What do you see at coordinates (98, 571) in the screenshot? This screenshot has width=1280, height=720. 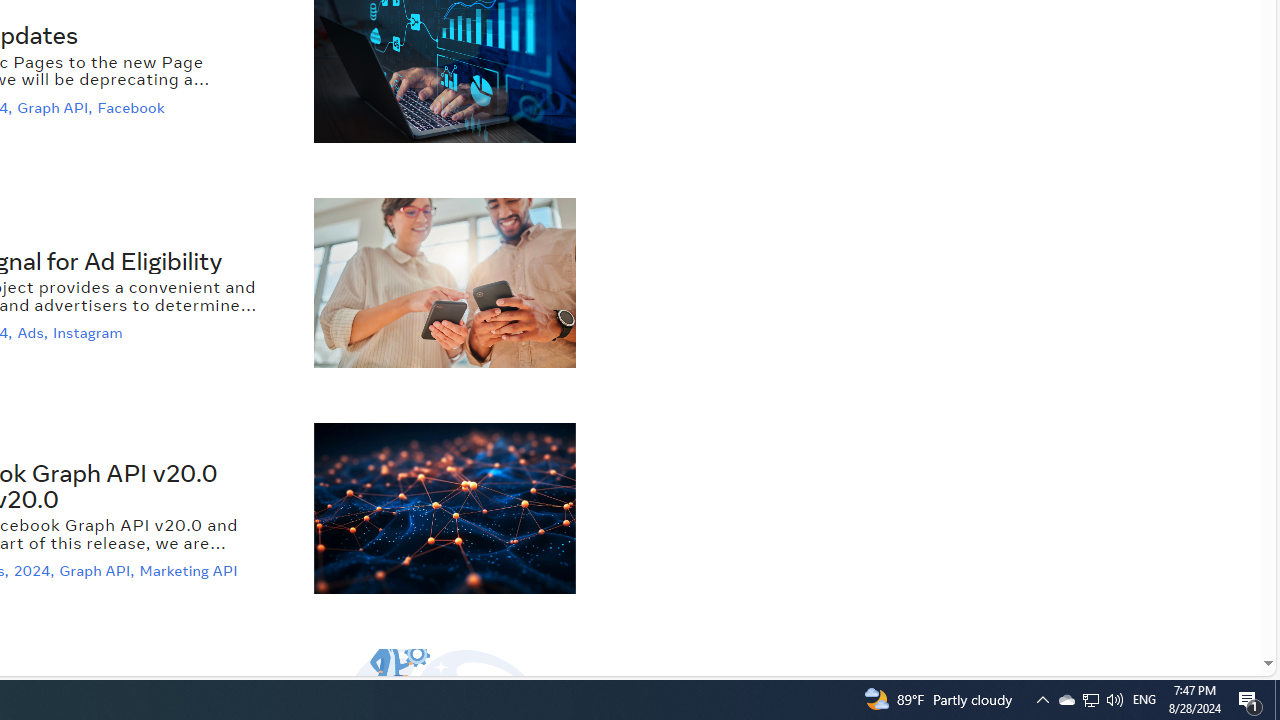 I see `'Graph API,'` at bounding box center [98, 571].